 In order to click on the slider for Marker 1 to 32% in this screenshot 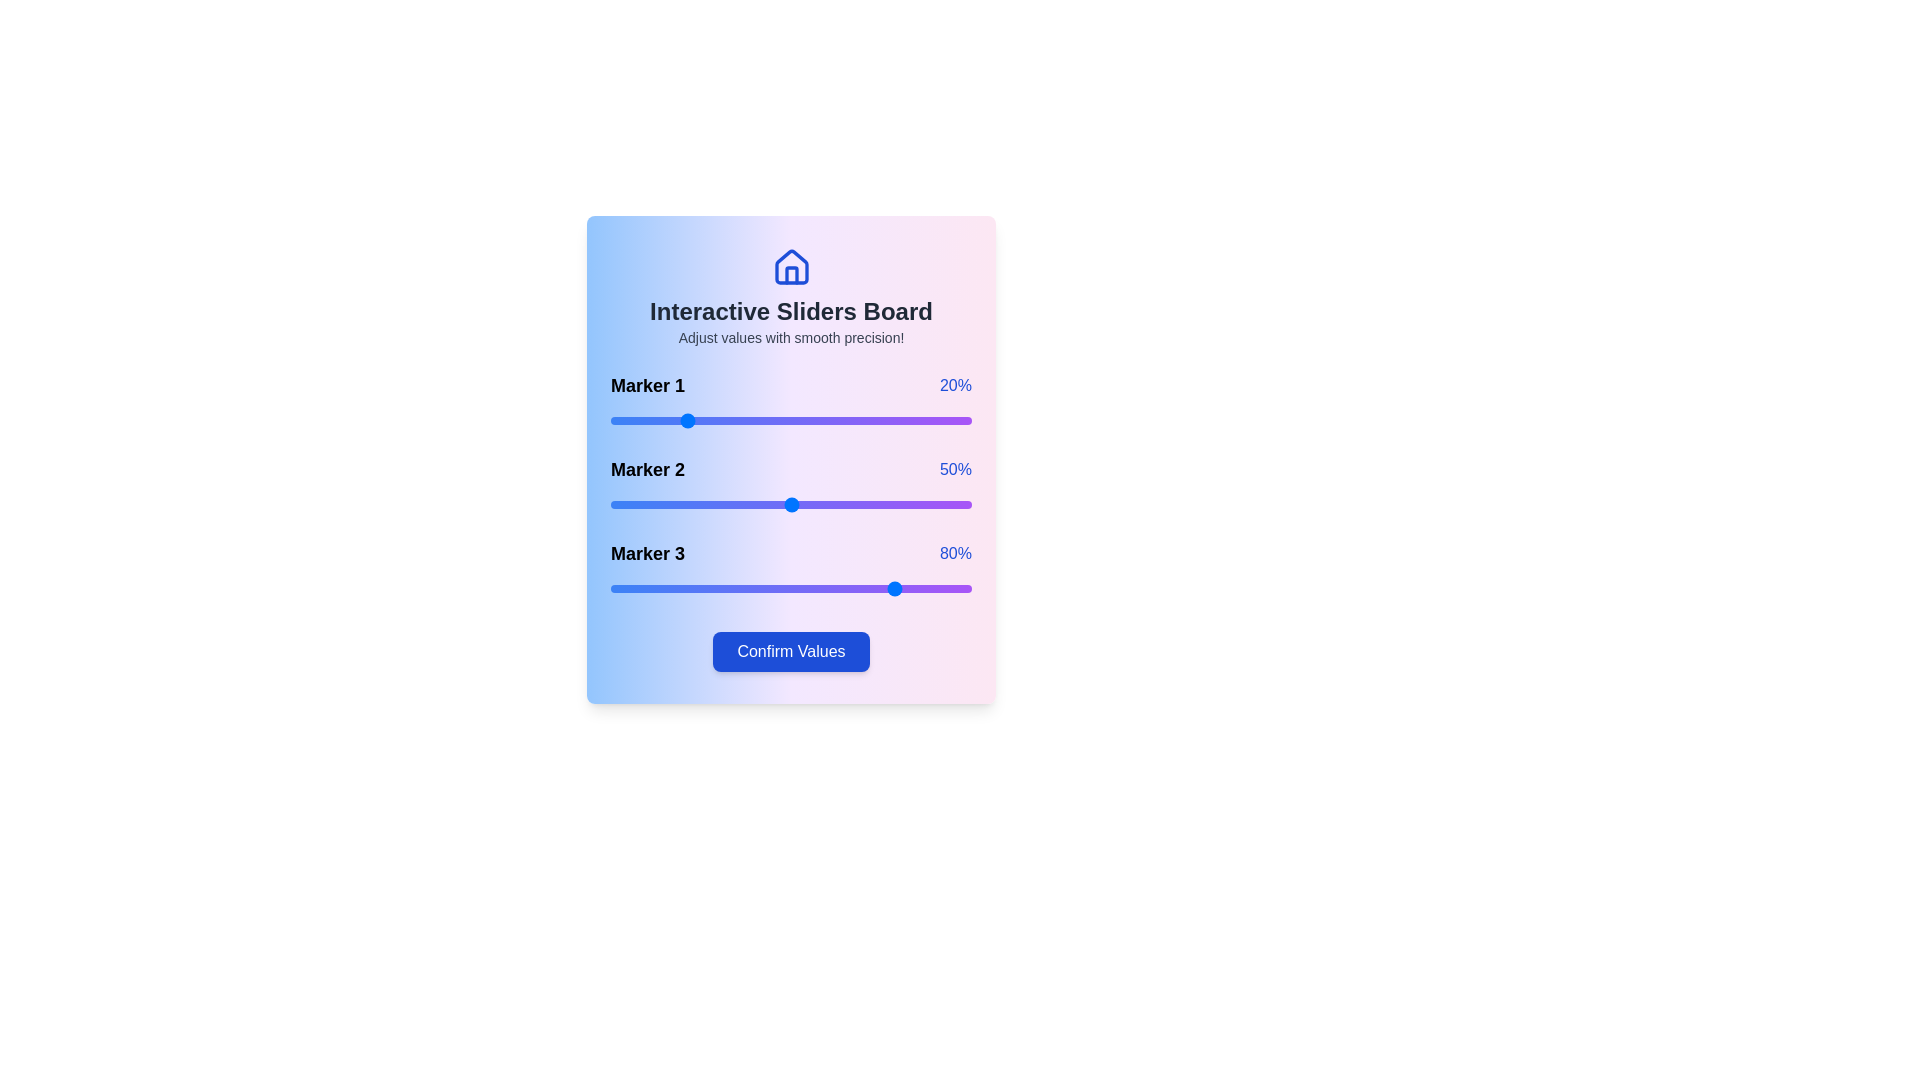, I will do `click(725, 419)`.